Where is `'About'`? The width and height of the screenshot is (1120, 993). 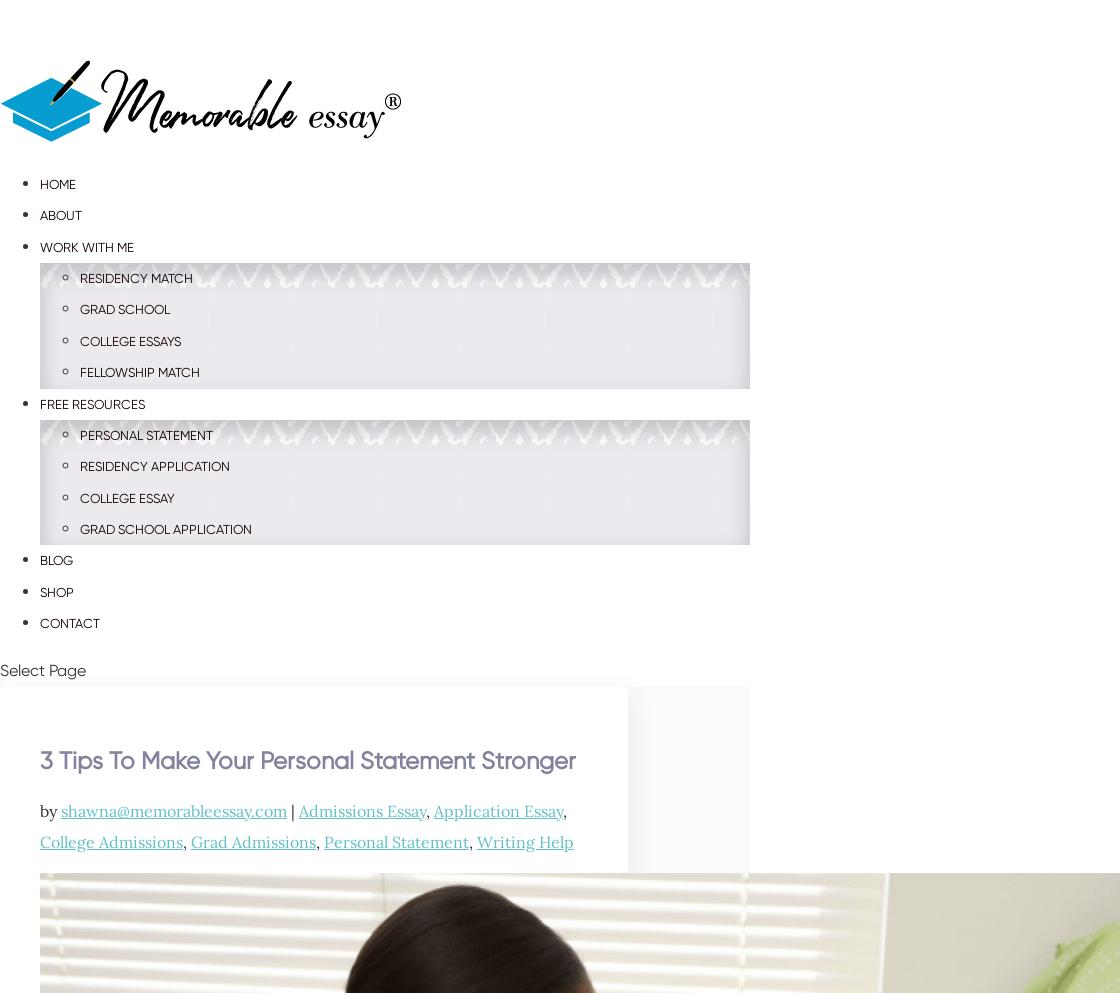
'About' is located at coordinates (61, 215).